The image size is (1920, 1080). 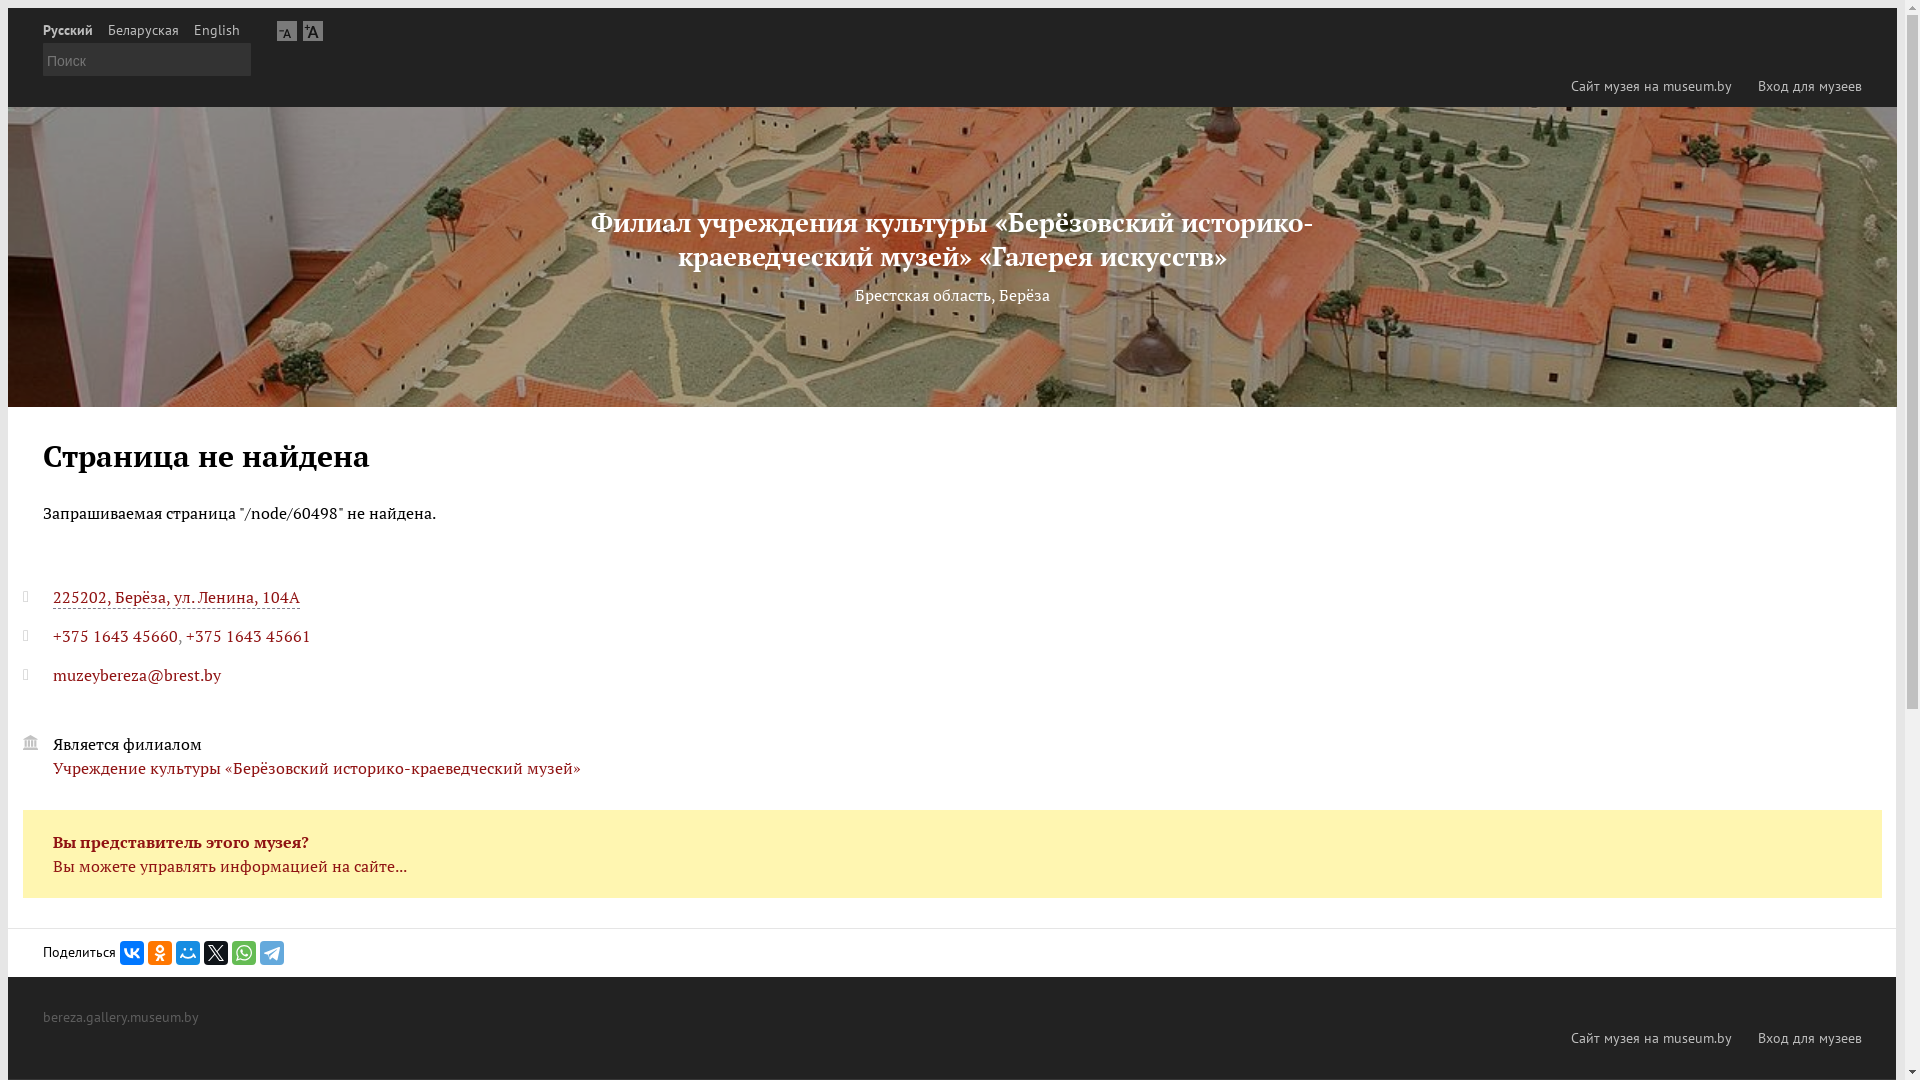 I want to click on 'A', so click(x=311, y=30).